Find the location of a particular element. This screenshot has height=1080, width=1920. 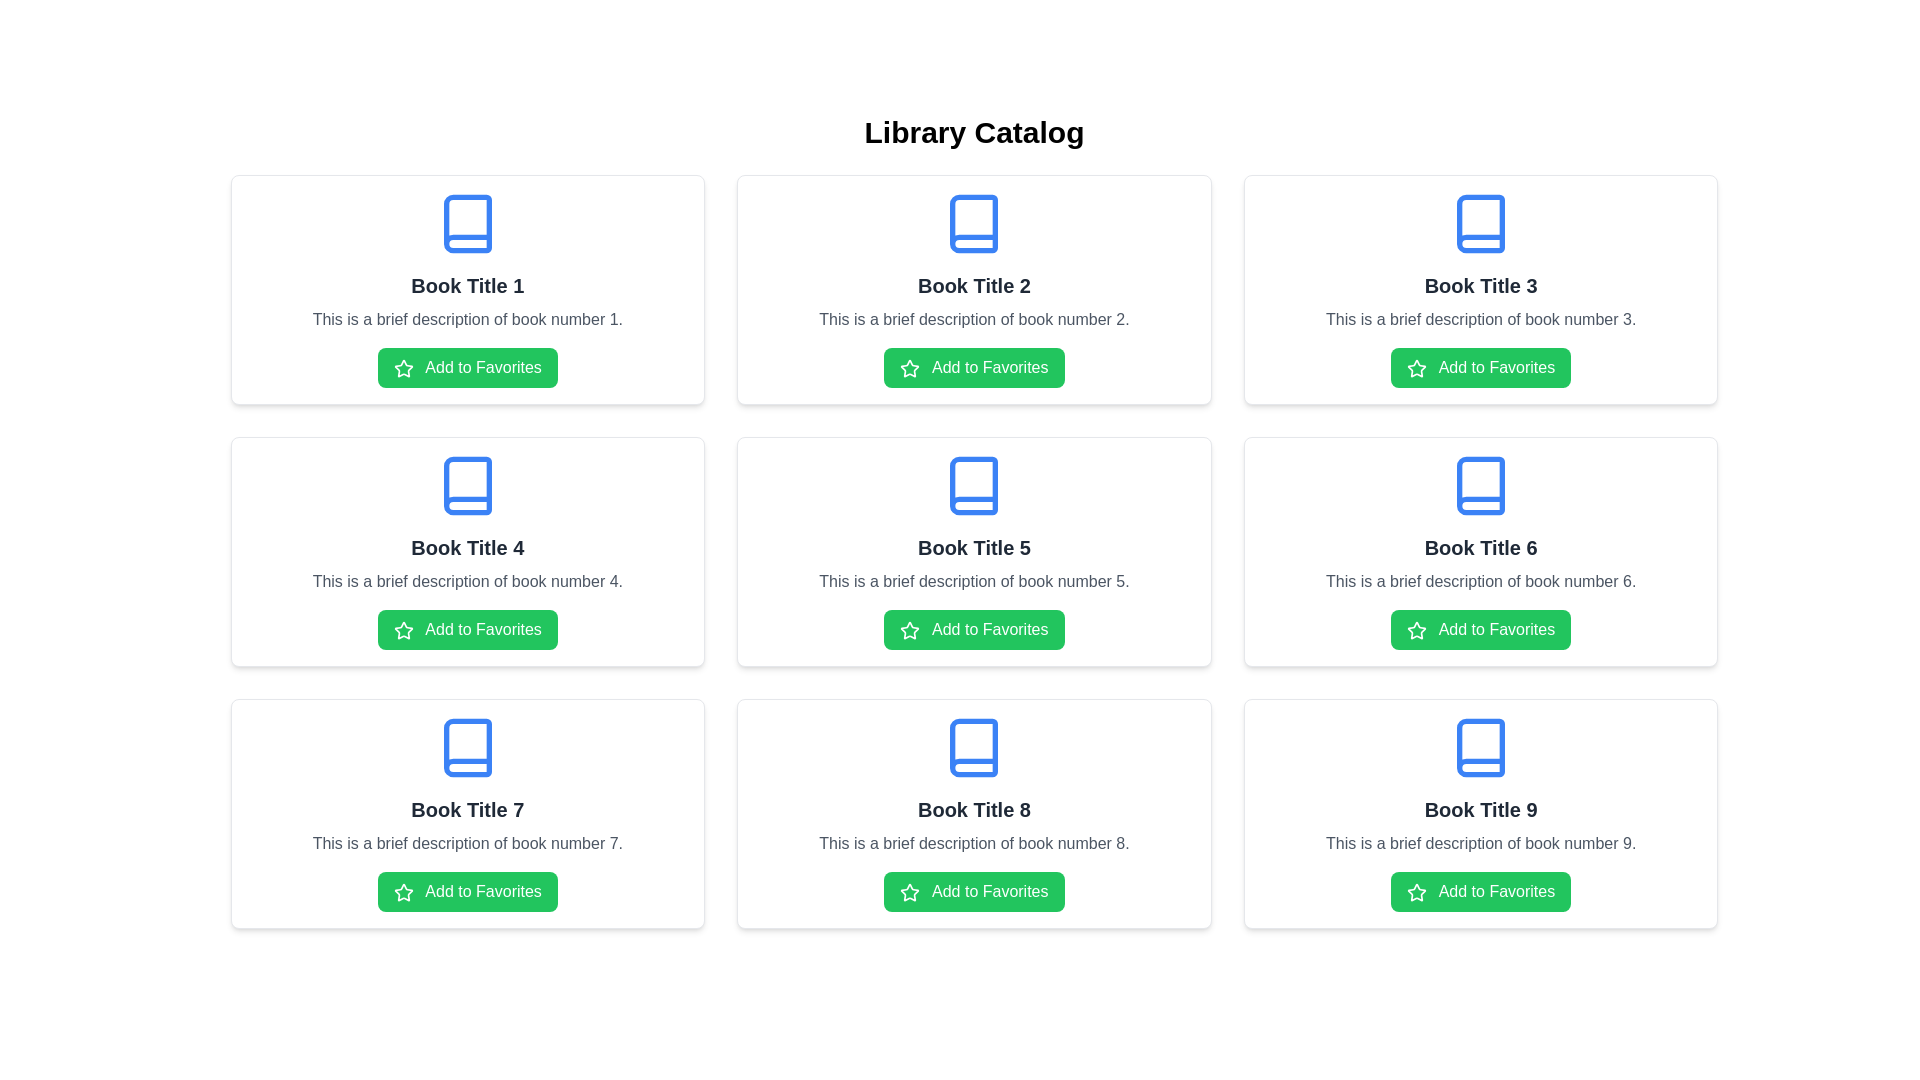

the green button labeled 'Add to Favorites' with a white star icon, located within the card for 'Book Title 2' is located at coordinates (974, 367).